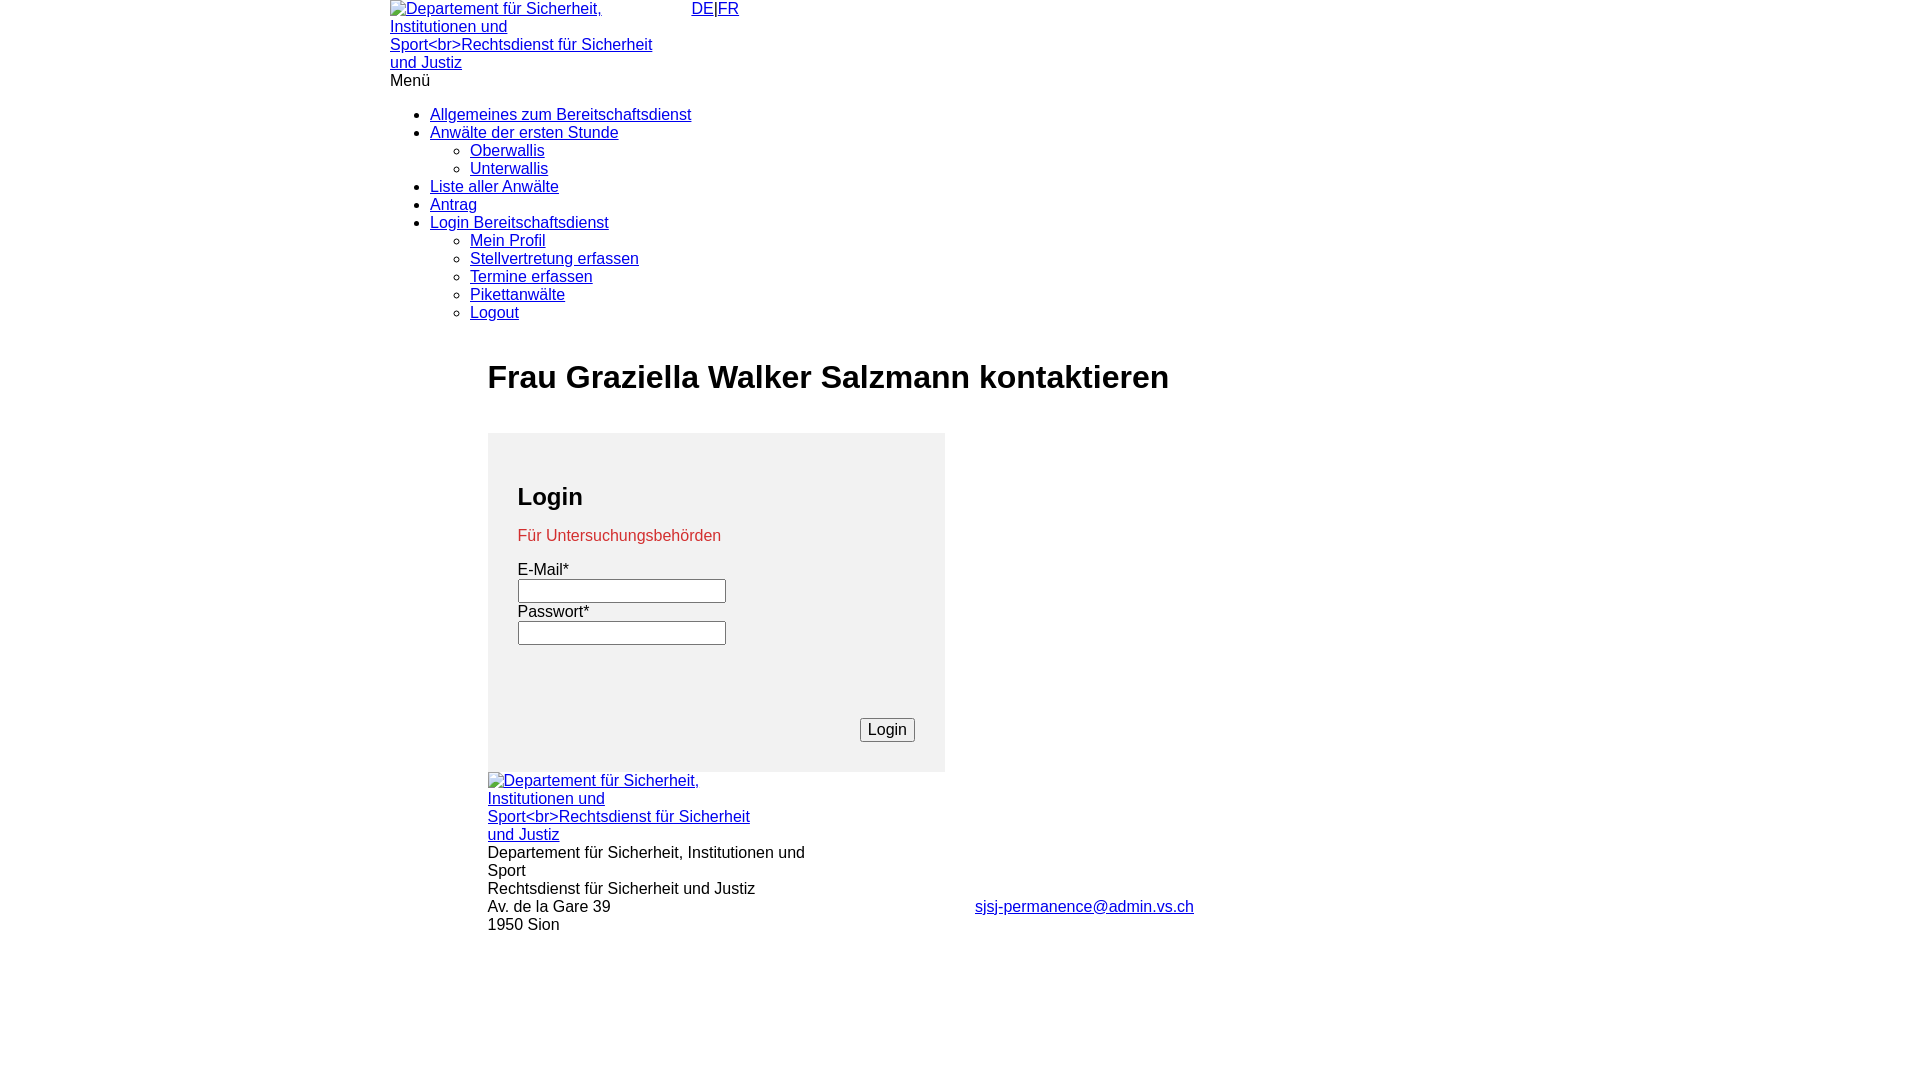  What do you see at coordinates (519, 222) in the screenshot?
I see `'Login Bereitschaftsdienst'` at bounding box center [519, 222].